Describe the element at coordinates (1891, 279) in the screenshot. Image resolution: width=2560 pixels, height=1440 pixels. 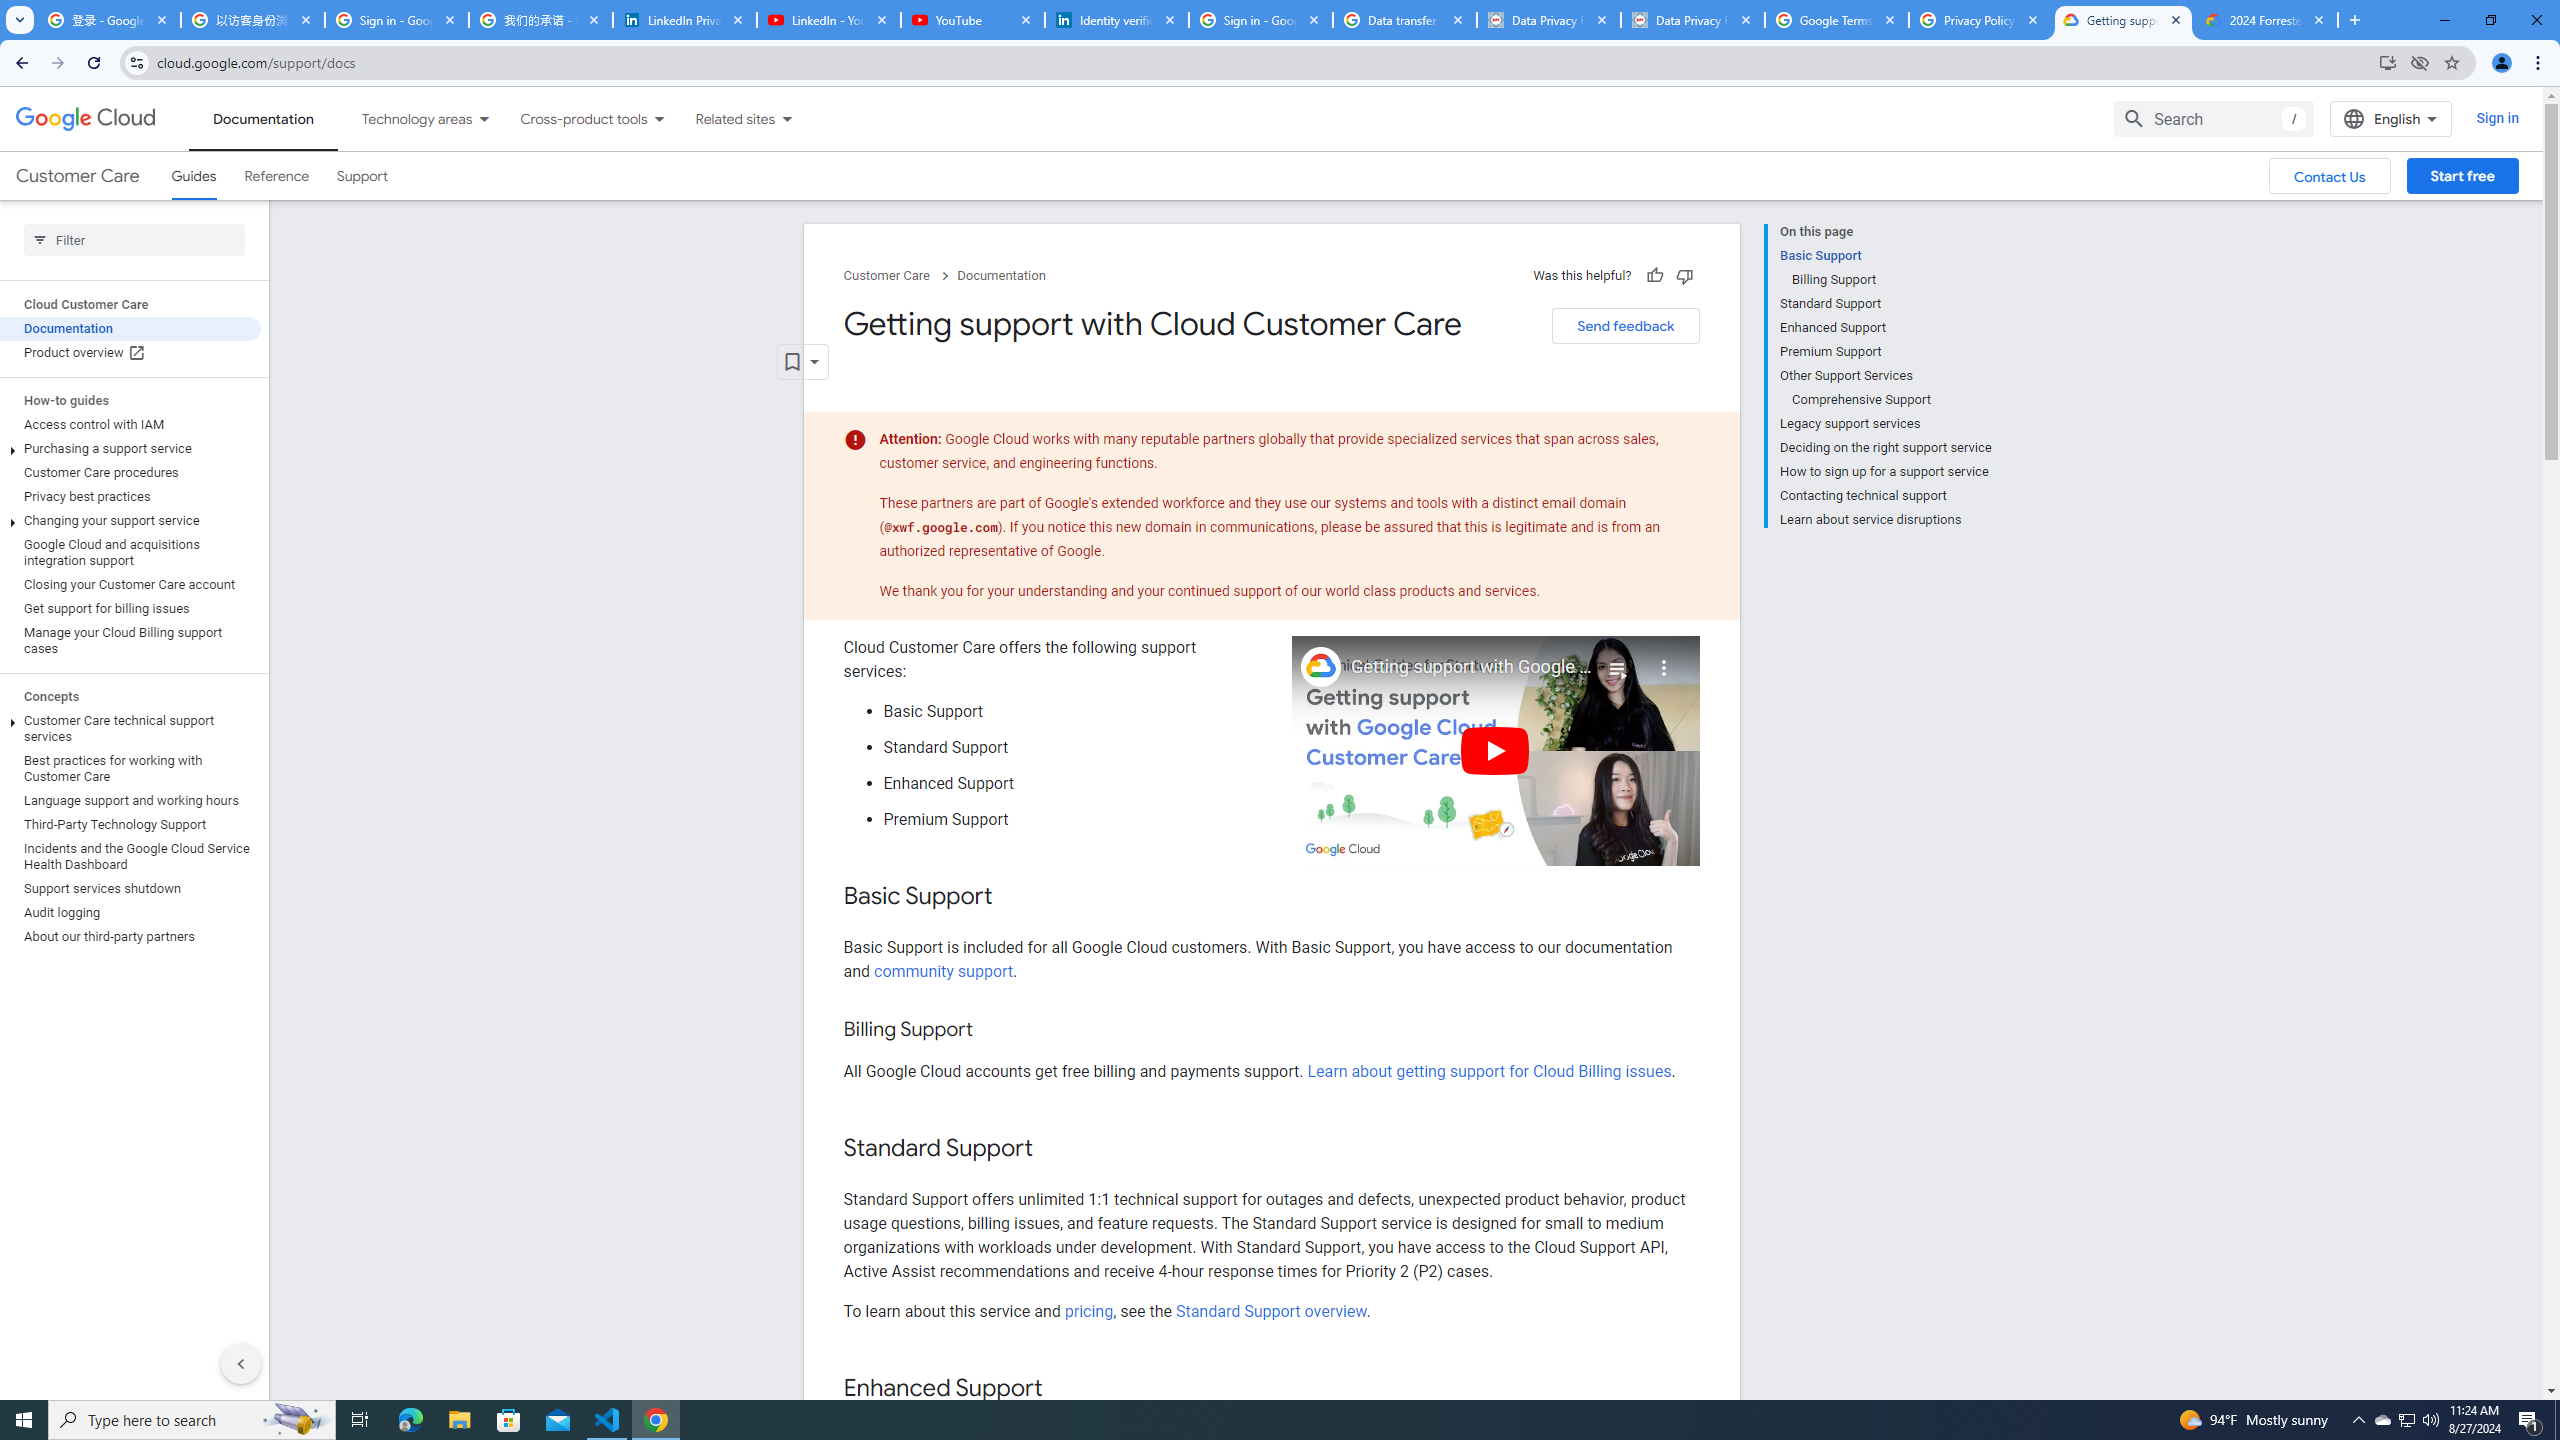
I see `'Billing Support'` at that location.